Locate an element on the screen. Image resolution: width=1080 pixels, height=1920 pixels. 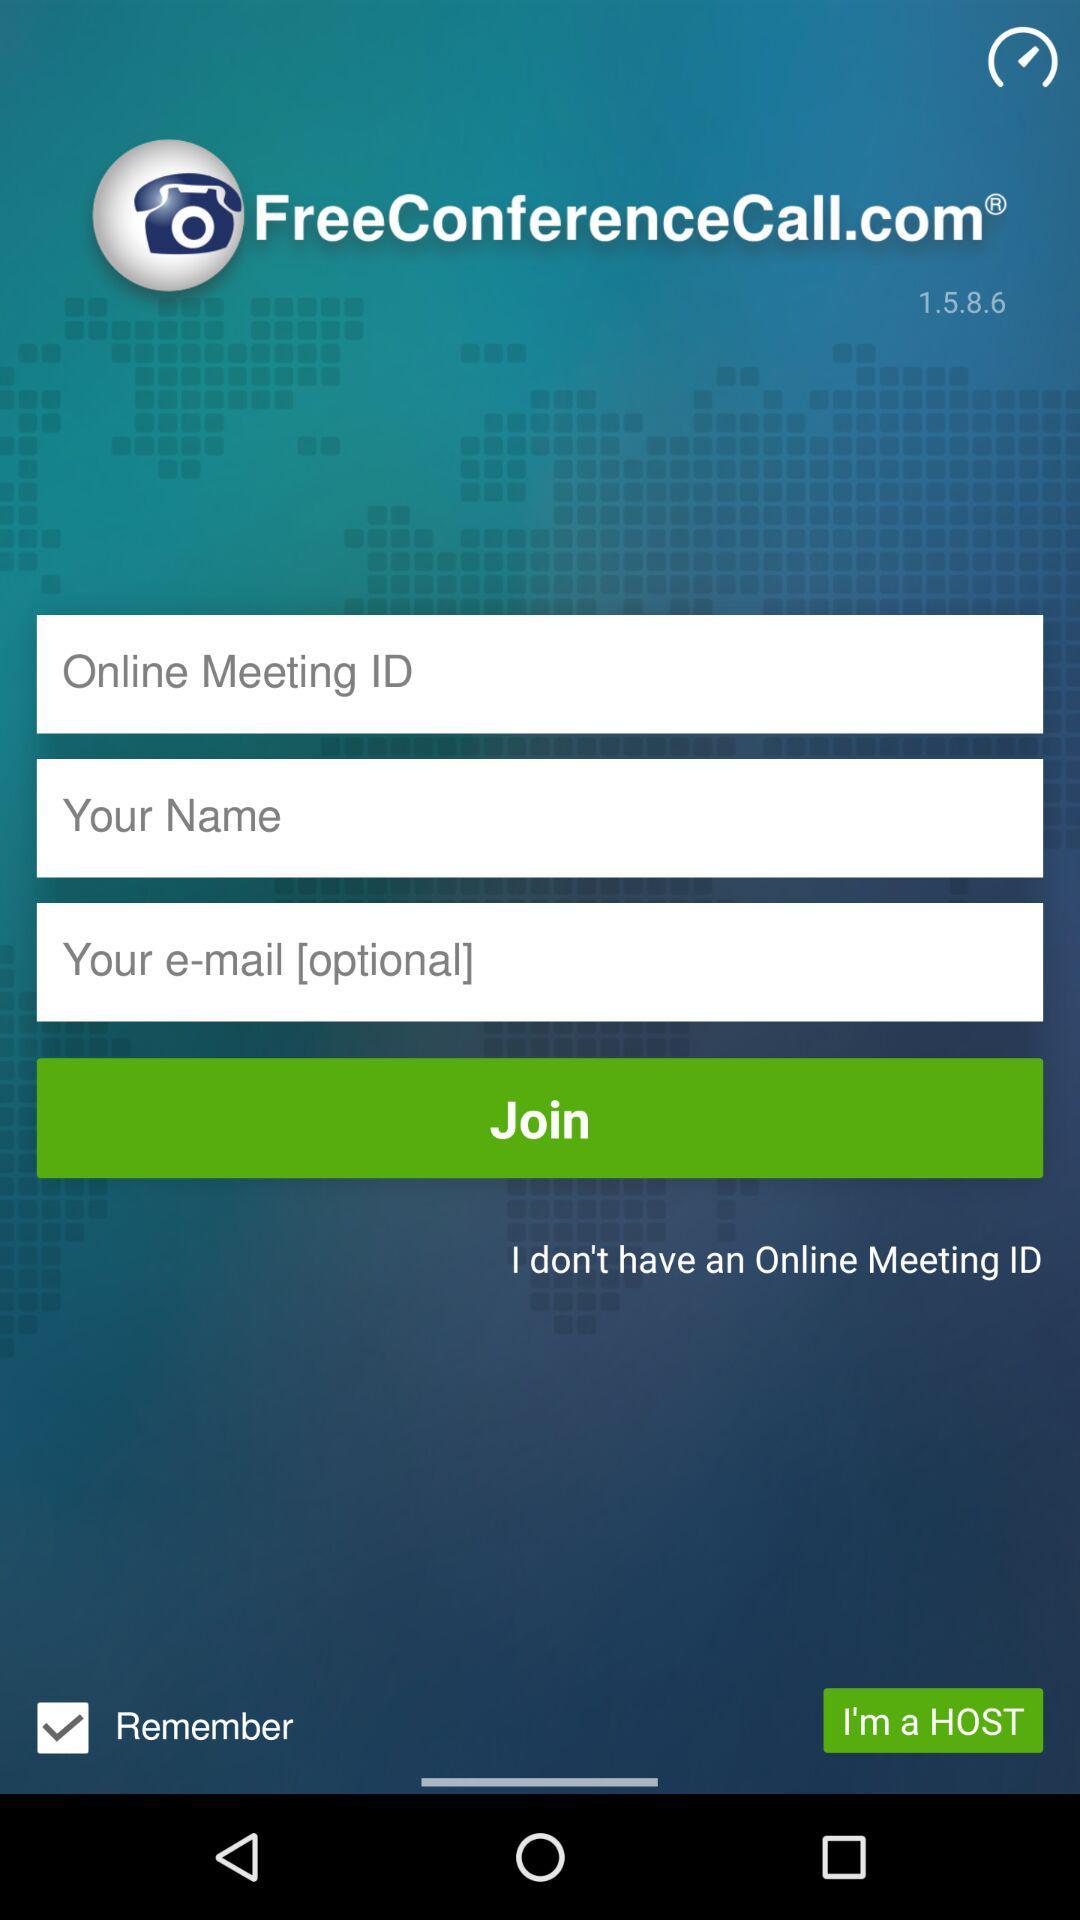
the time icon is located at coordinates (1022, 57).